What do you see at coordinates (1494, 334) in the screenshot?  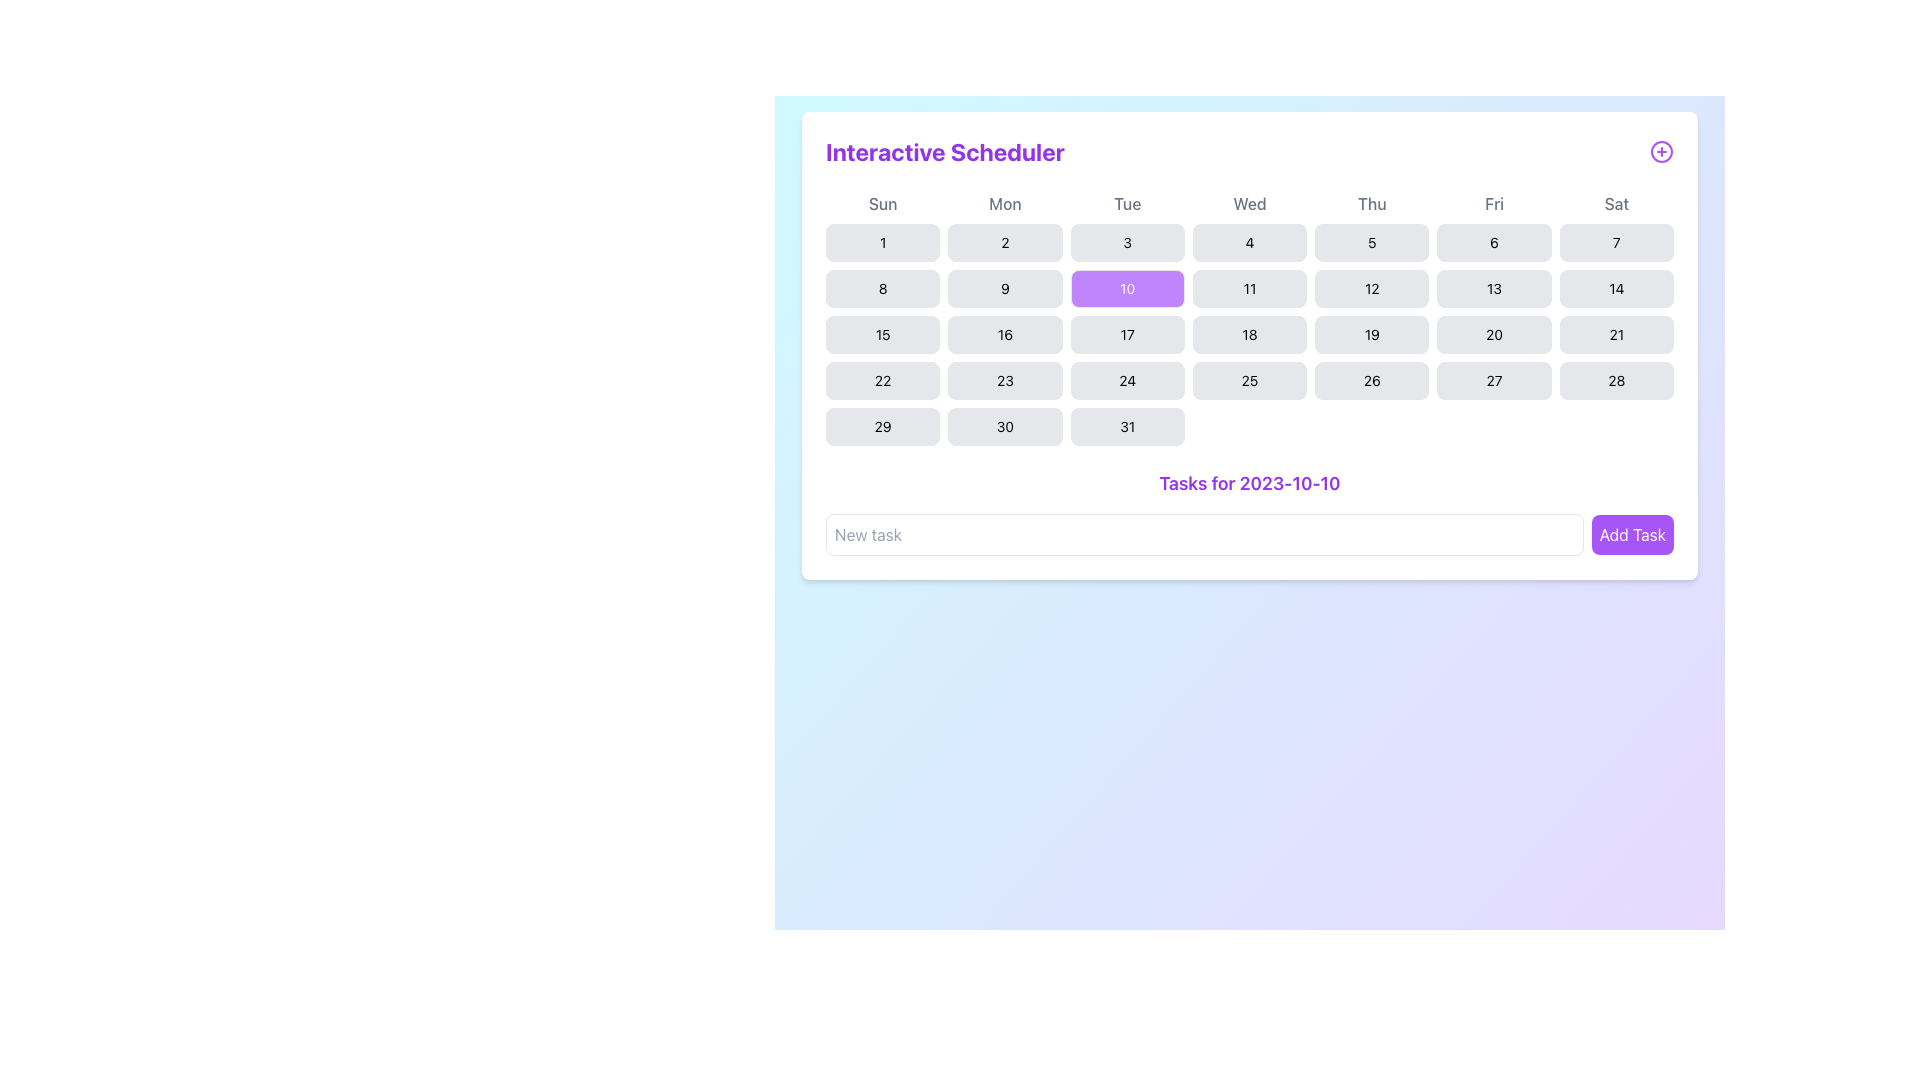 I see `the button in the calendar that allows users` at bounding box center [1494, 334].